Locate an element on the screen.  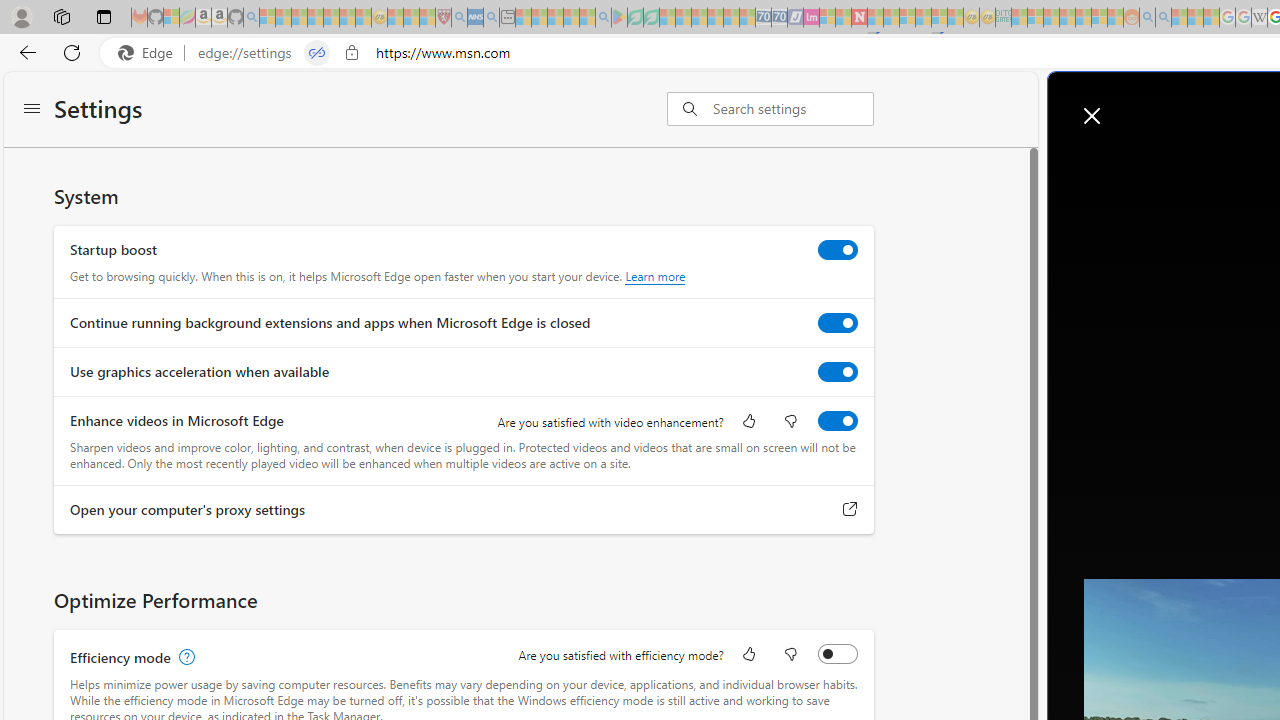
'Tabs in split screen' is located at coordinates (316, 52).